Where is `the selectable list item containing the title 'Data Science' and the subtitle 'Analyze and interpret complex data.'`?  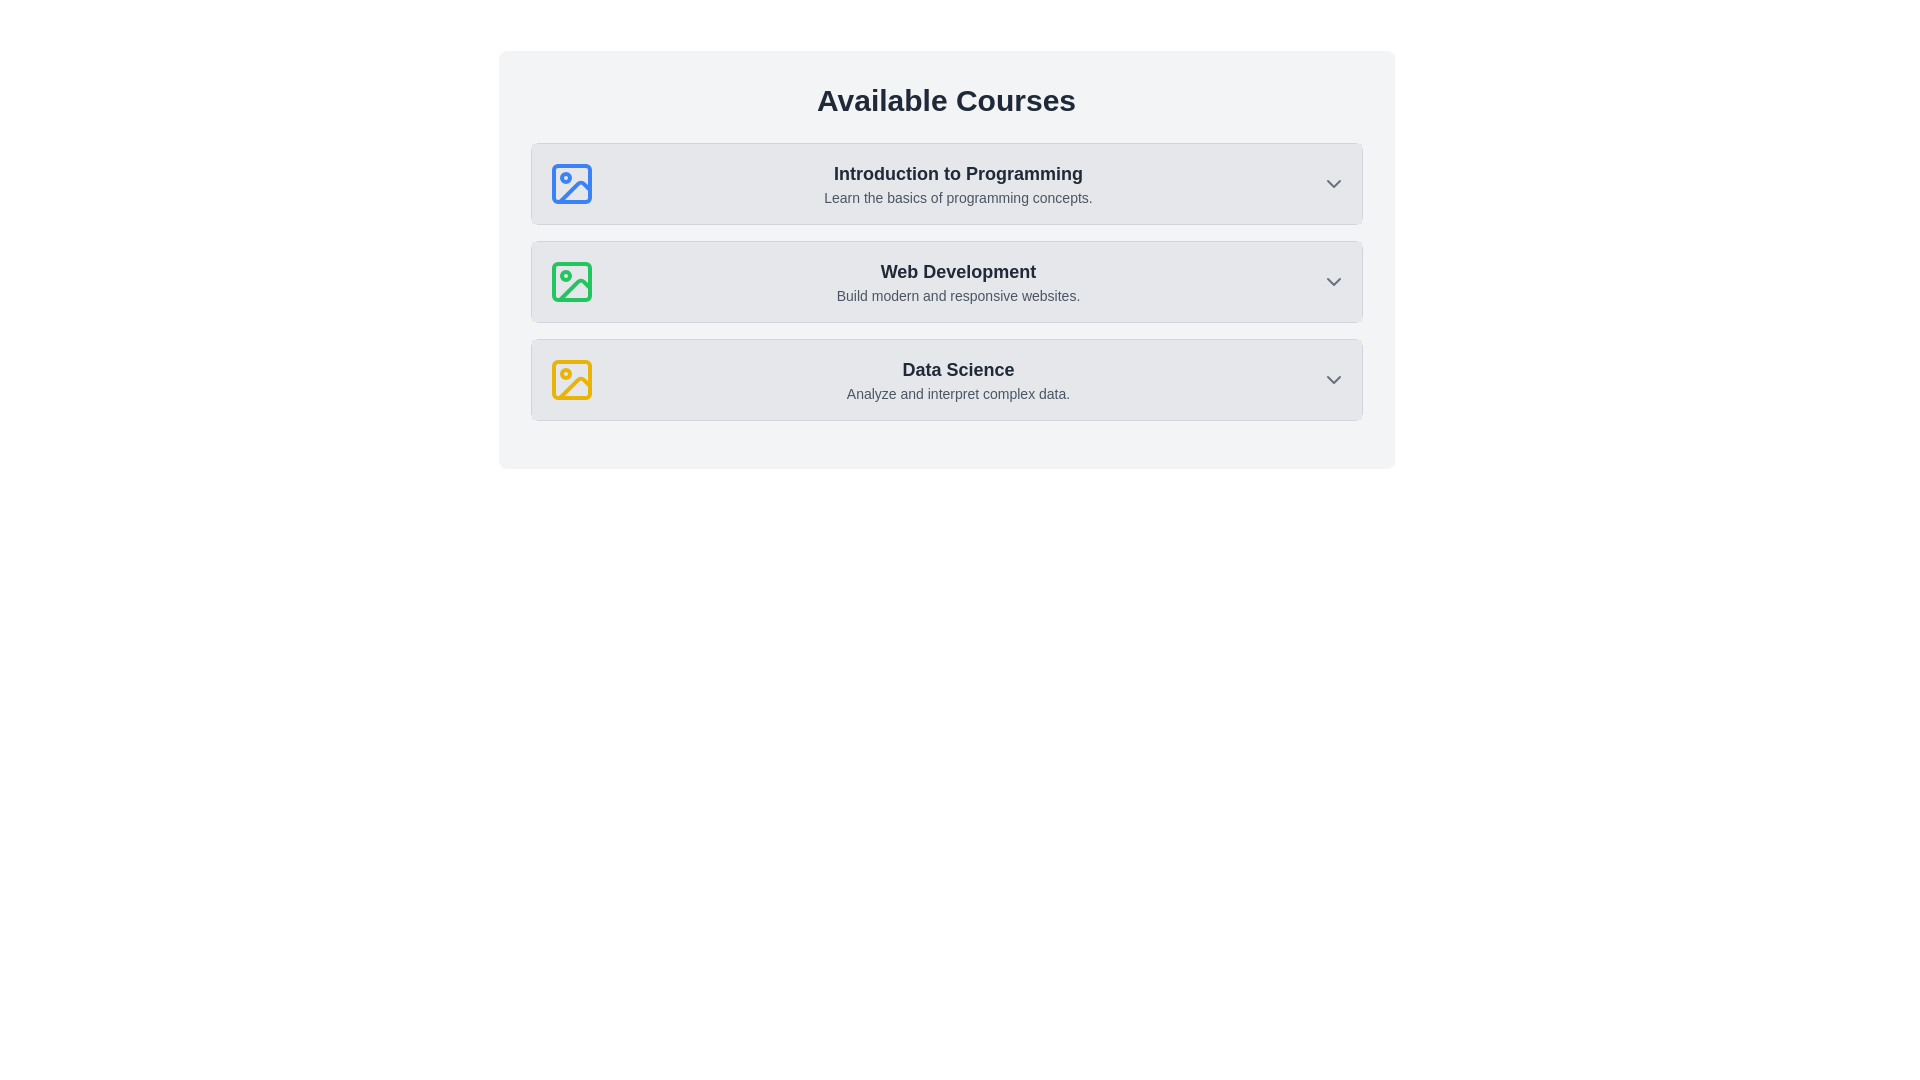
the selectable list item containing the title 'Data Science' and the subtitle 'Analyze and interpret complex data.' is located at coordinates (945, 380).